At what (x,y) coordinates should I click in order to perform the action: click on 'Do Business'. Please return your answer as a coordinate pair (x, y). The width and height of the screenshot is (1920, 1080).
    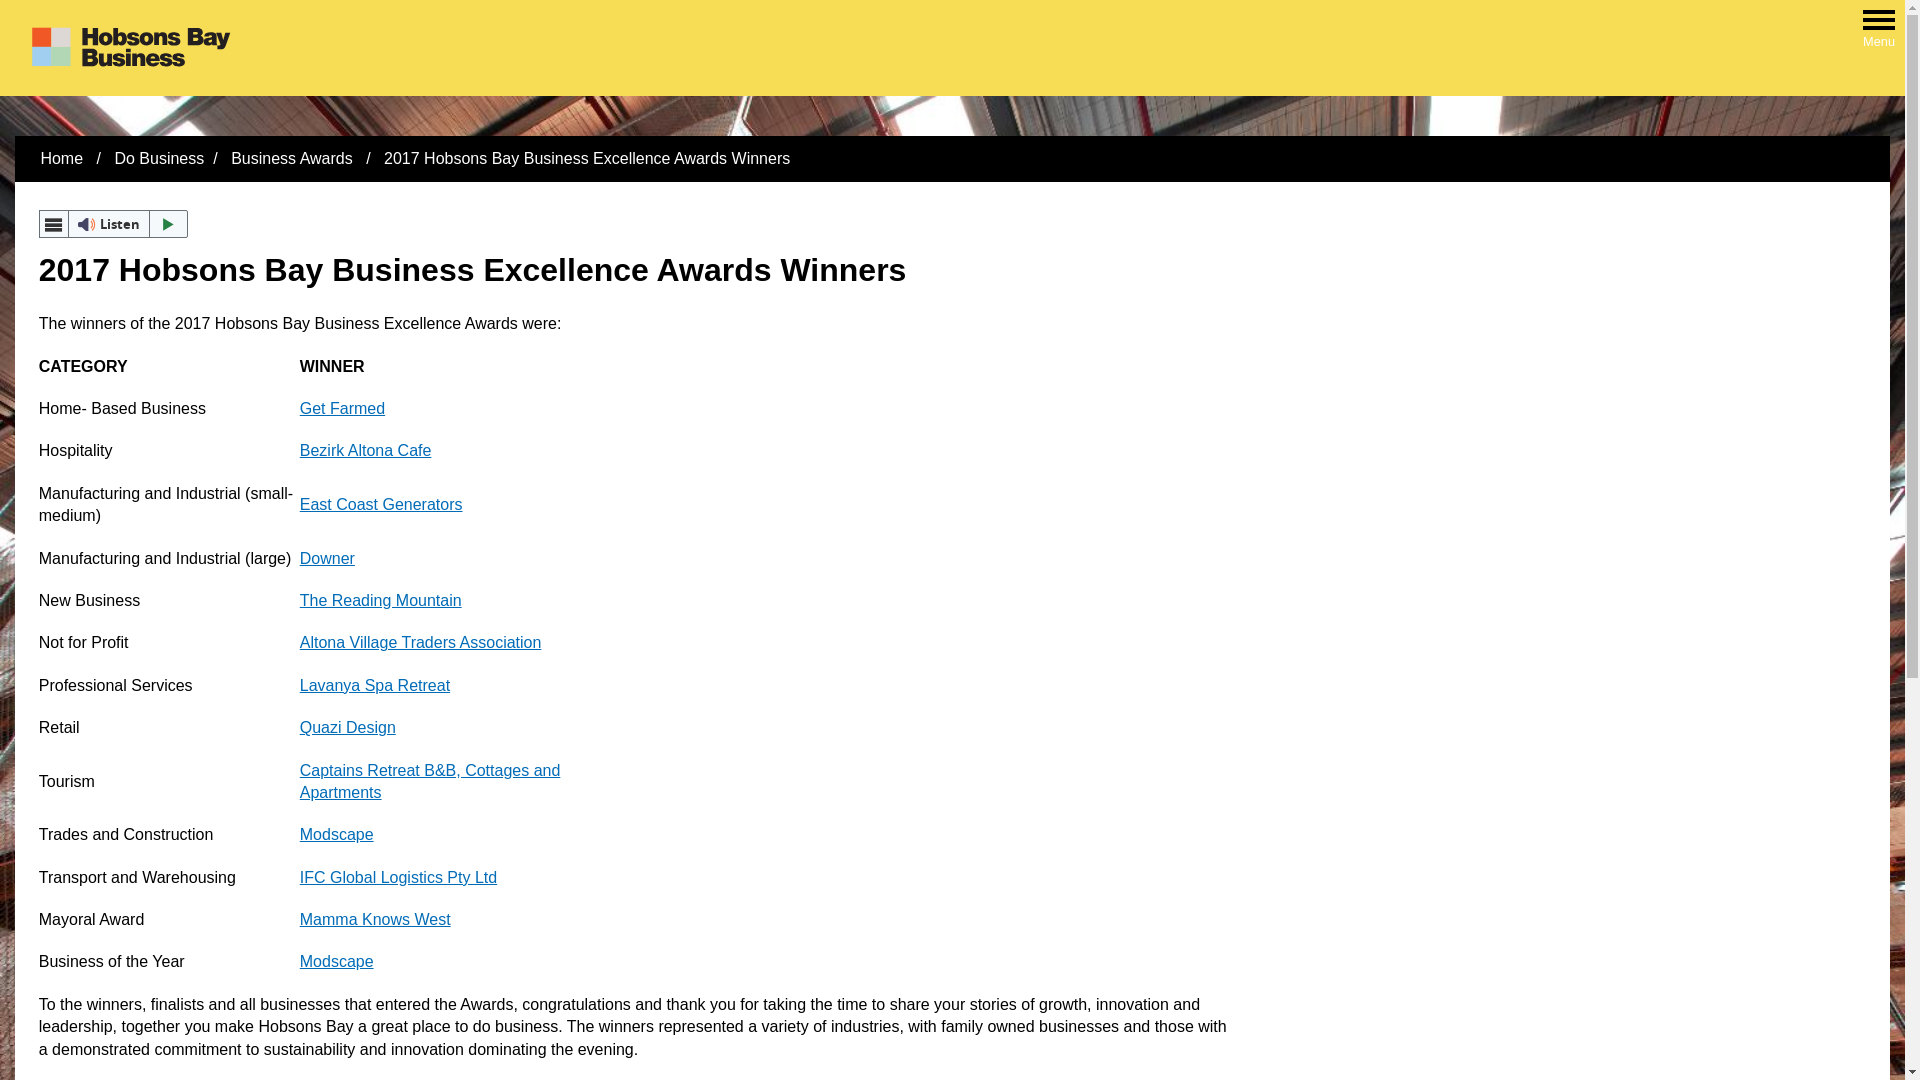
    Looking at the image, I should click on (113, 157).